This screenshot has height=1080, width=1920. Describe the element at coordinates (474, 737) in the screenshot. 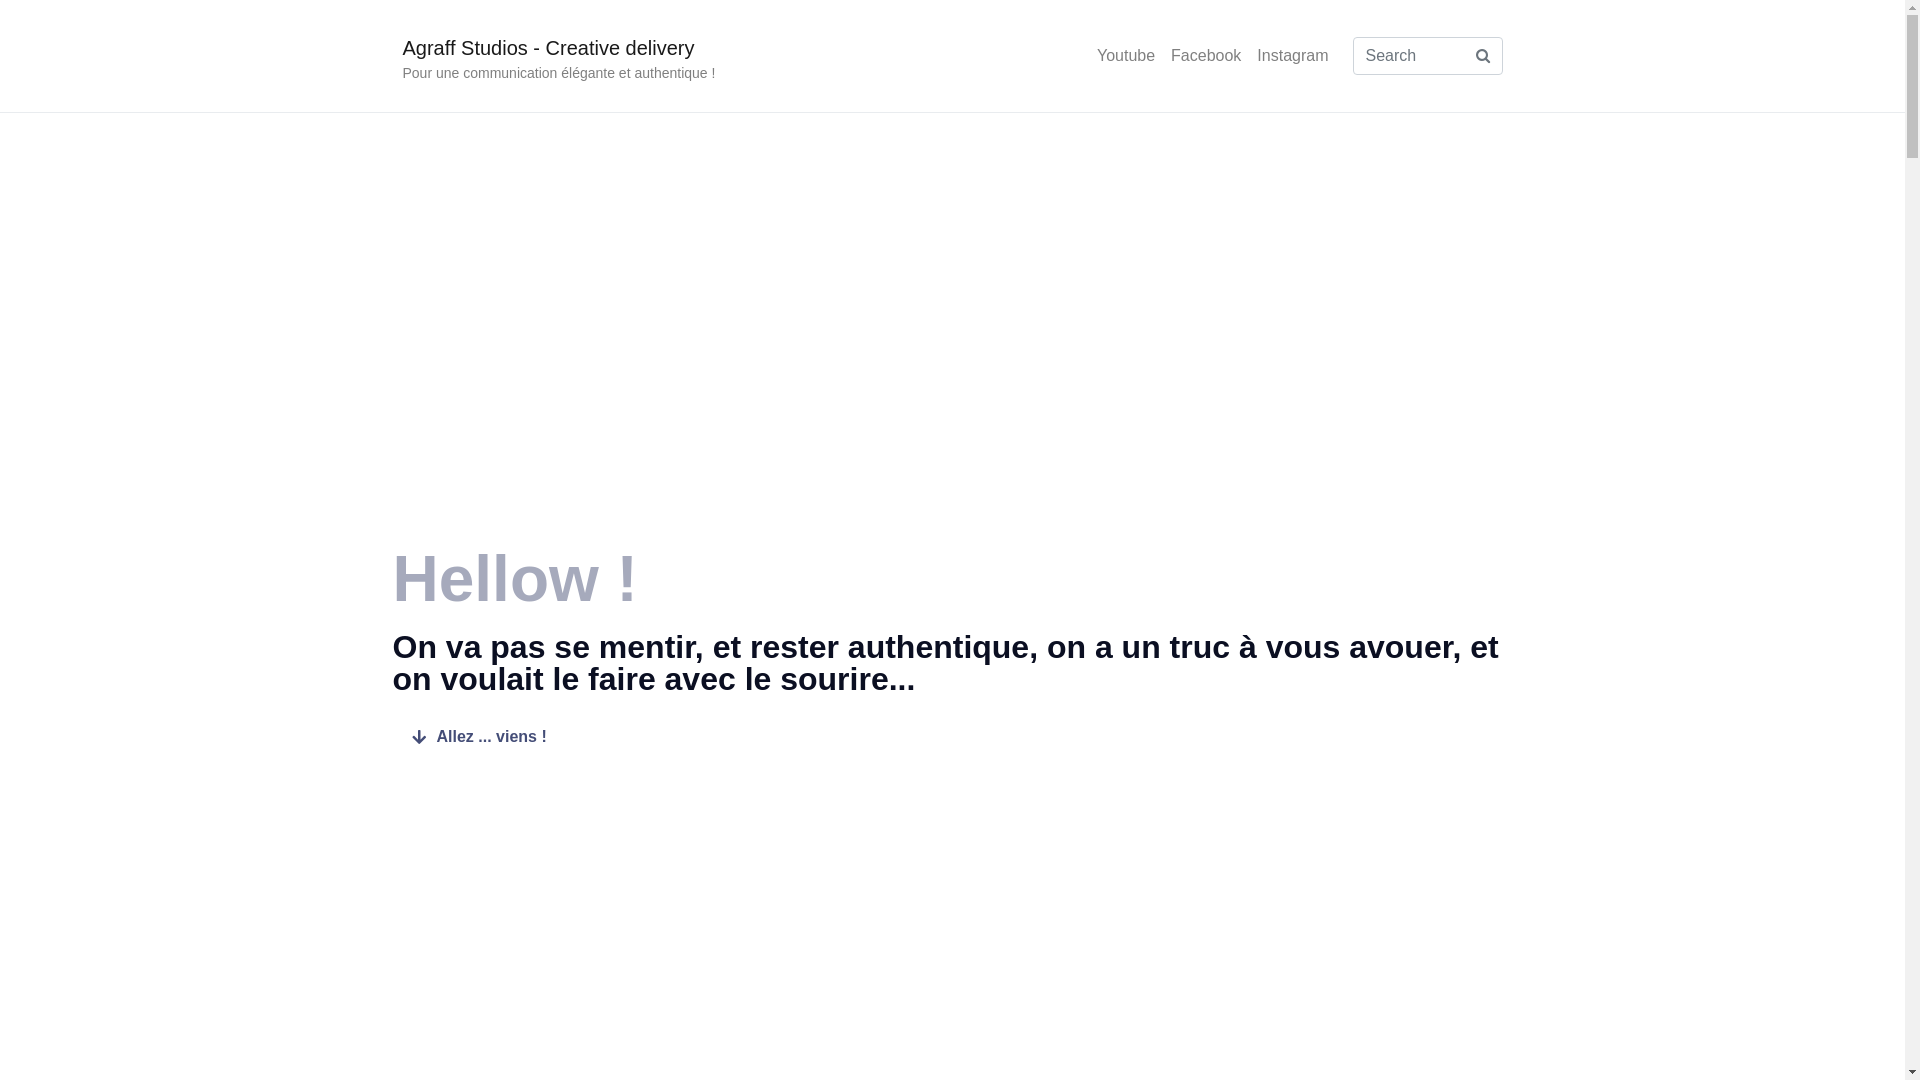

I see `'Allez ... viens !'` at that location.